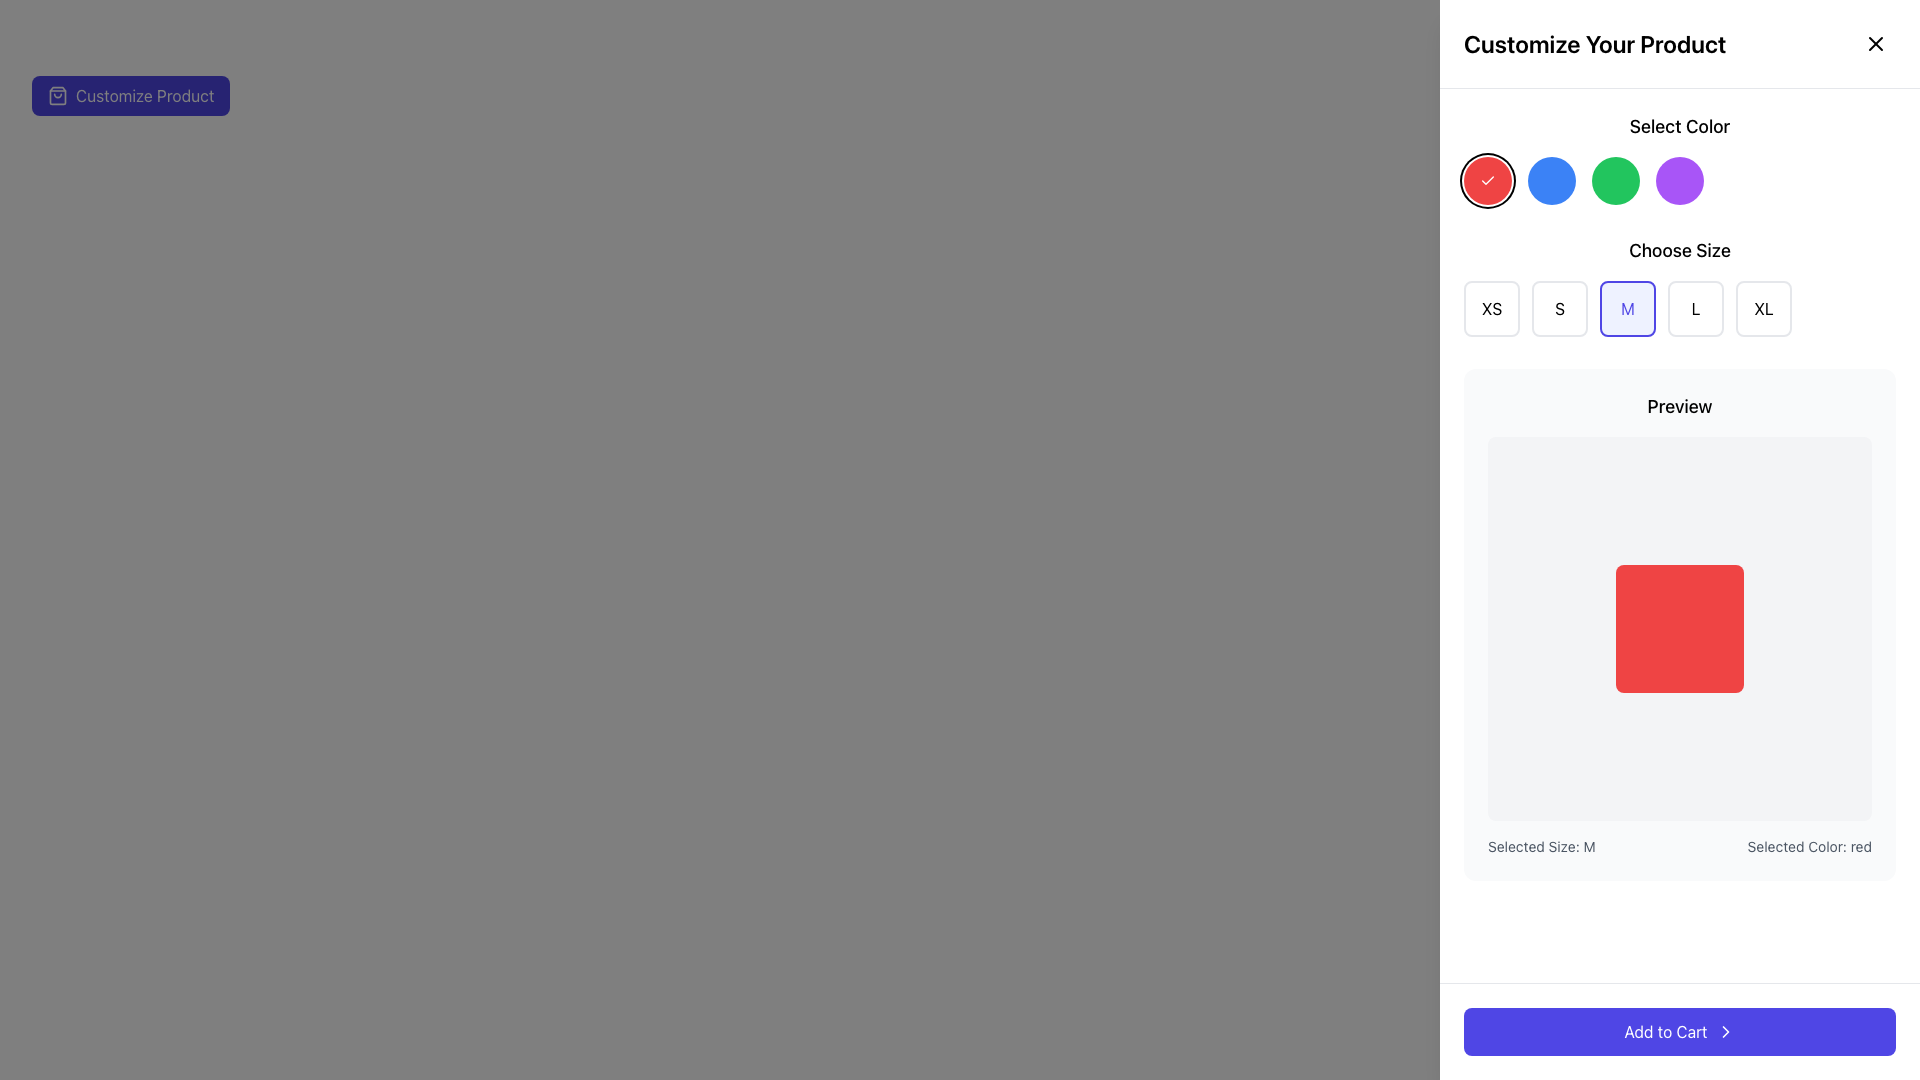  I want to click on the text label displaying 'Selected Size: M', which is located at the bottom left of the selected options preview section, so click(1540, 847).